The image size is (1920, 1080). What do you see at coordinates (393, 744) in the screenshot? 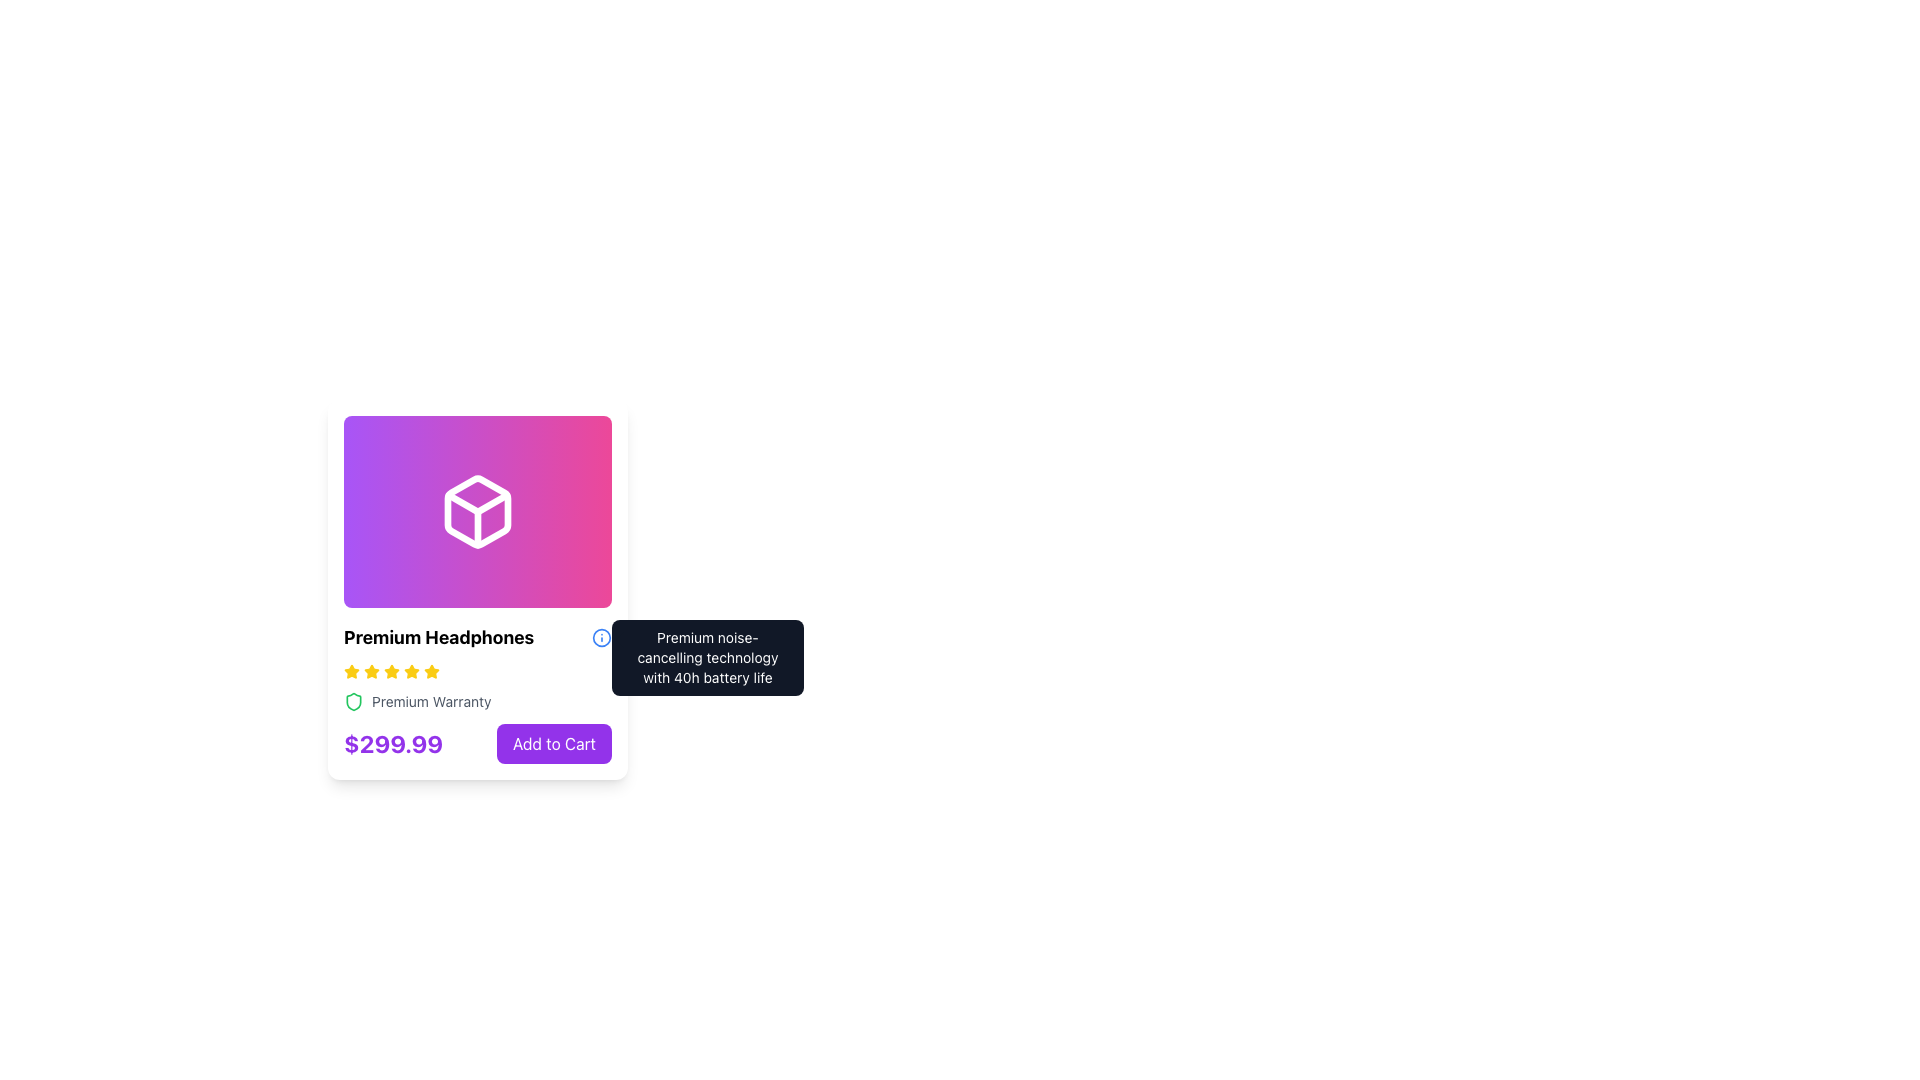
I see `the cost text element located in the bottom-left corner of the product card, beneath the product warranty text and to the left of the 'Add to Cart' button` at bounding box center [393, 744].